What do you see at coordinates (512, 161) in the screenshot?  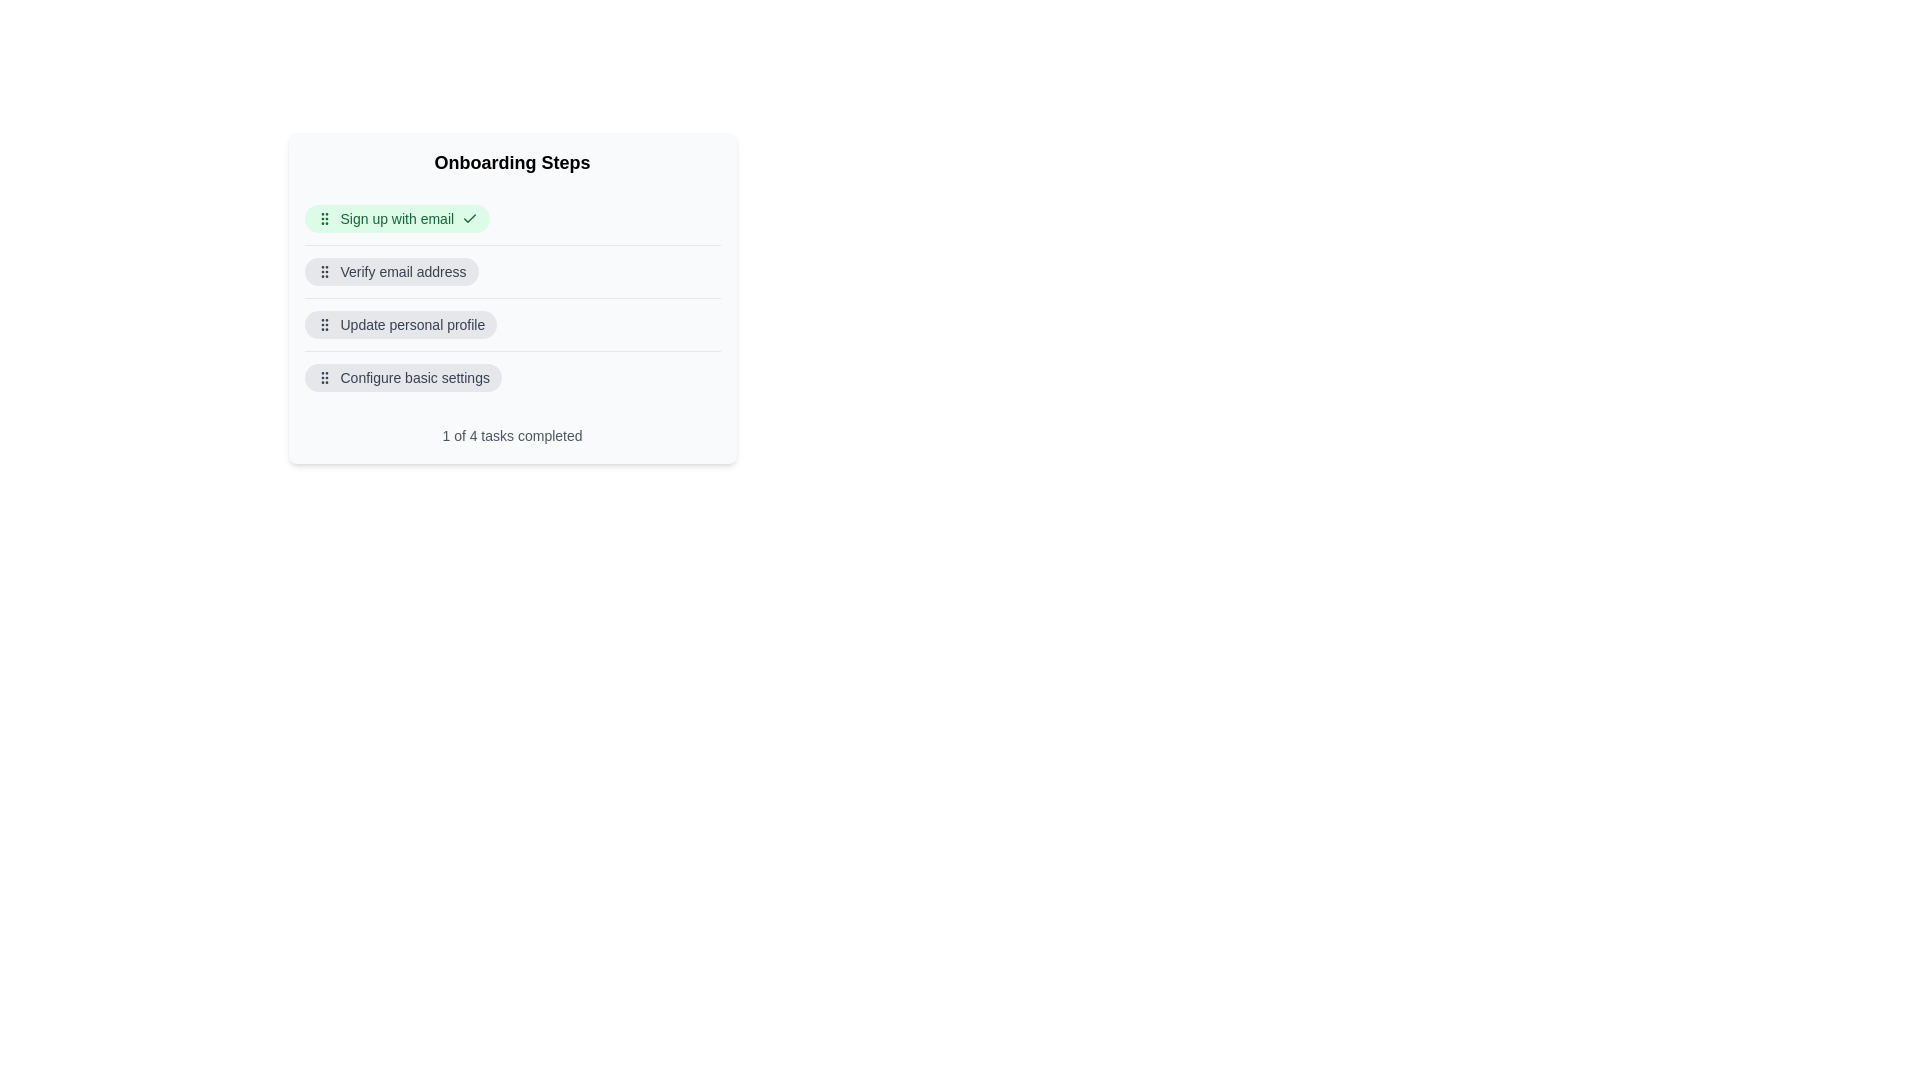 I see `heading of the text label located at the top of the onboarding tasks card` at bounding box center [512, 161].